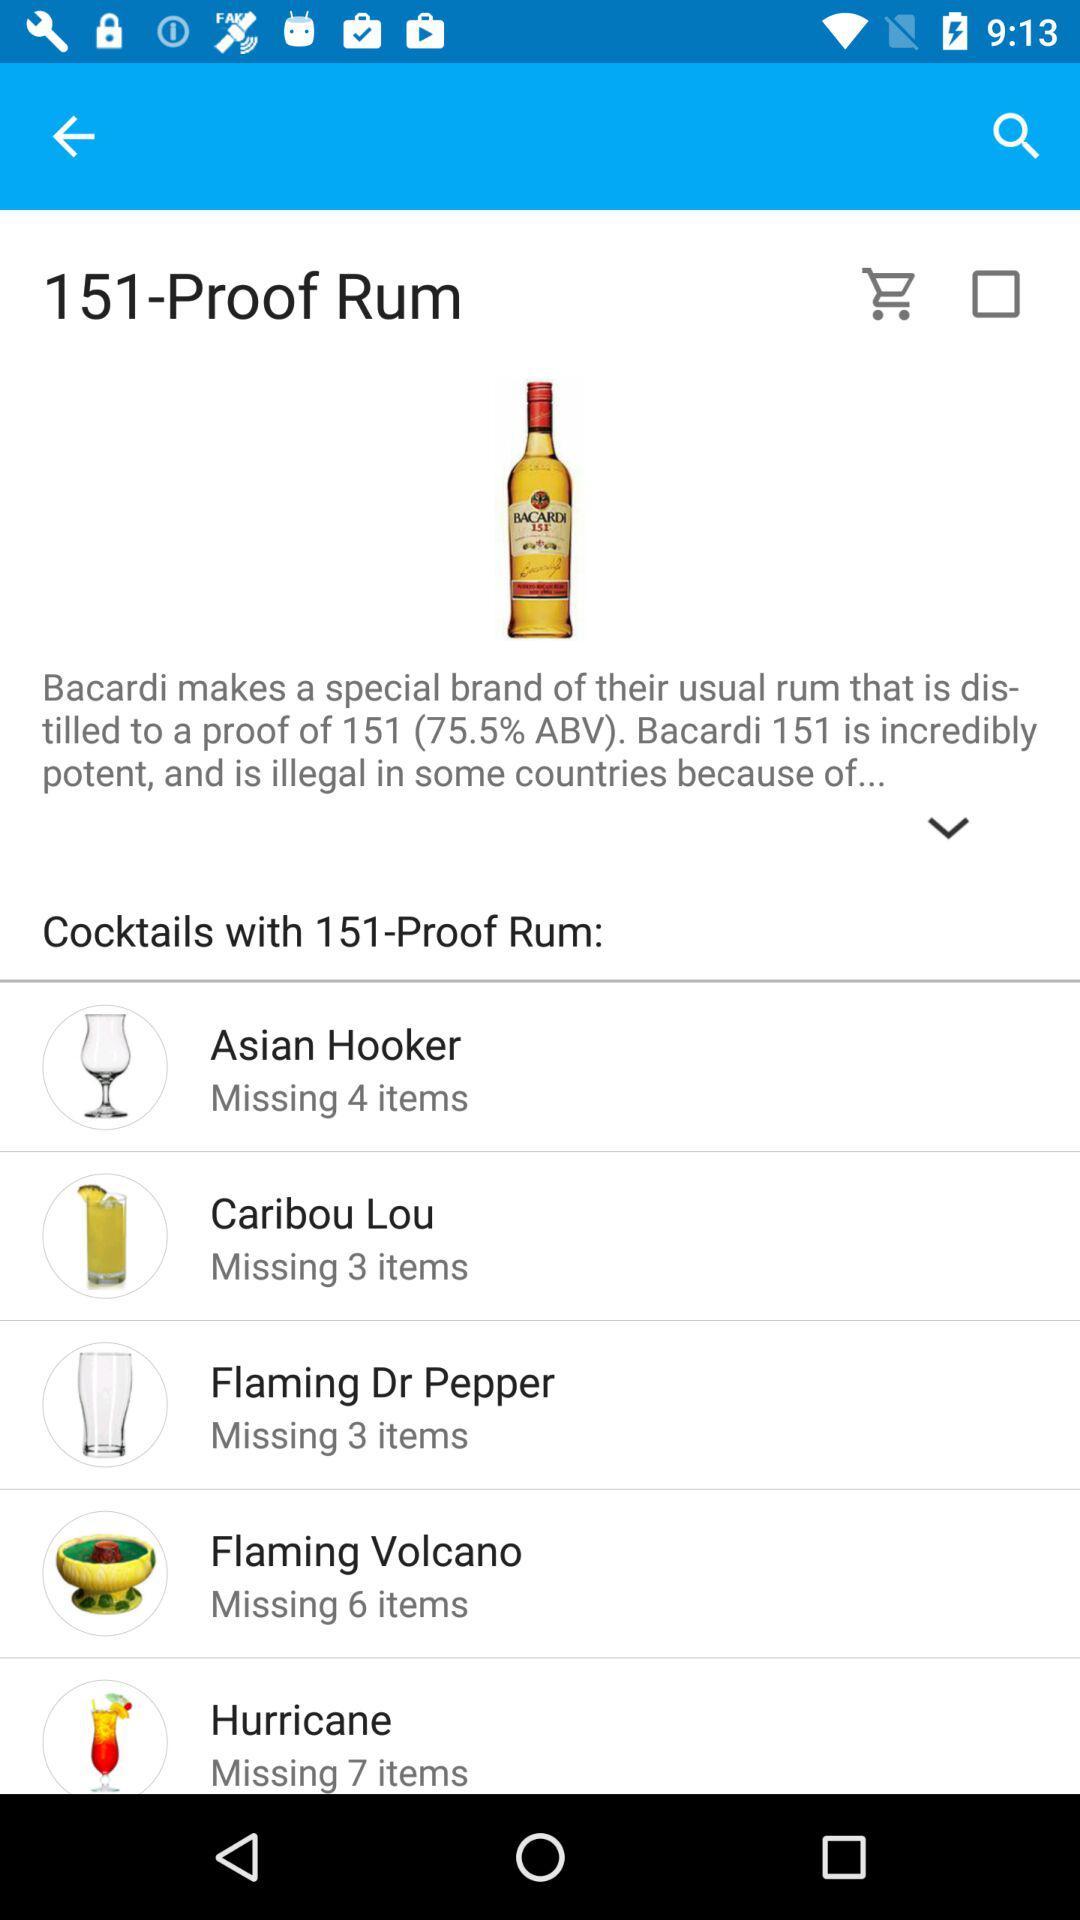 The height and width of the screenshot is (1920, 1080). I want to click on icon at the top left corner, so click(72, 135).